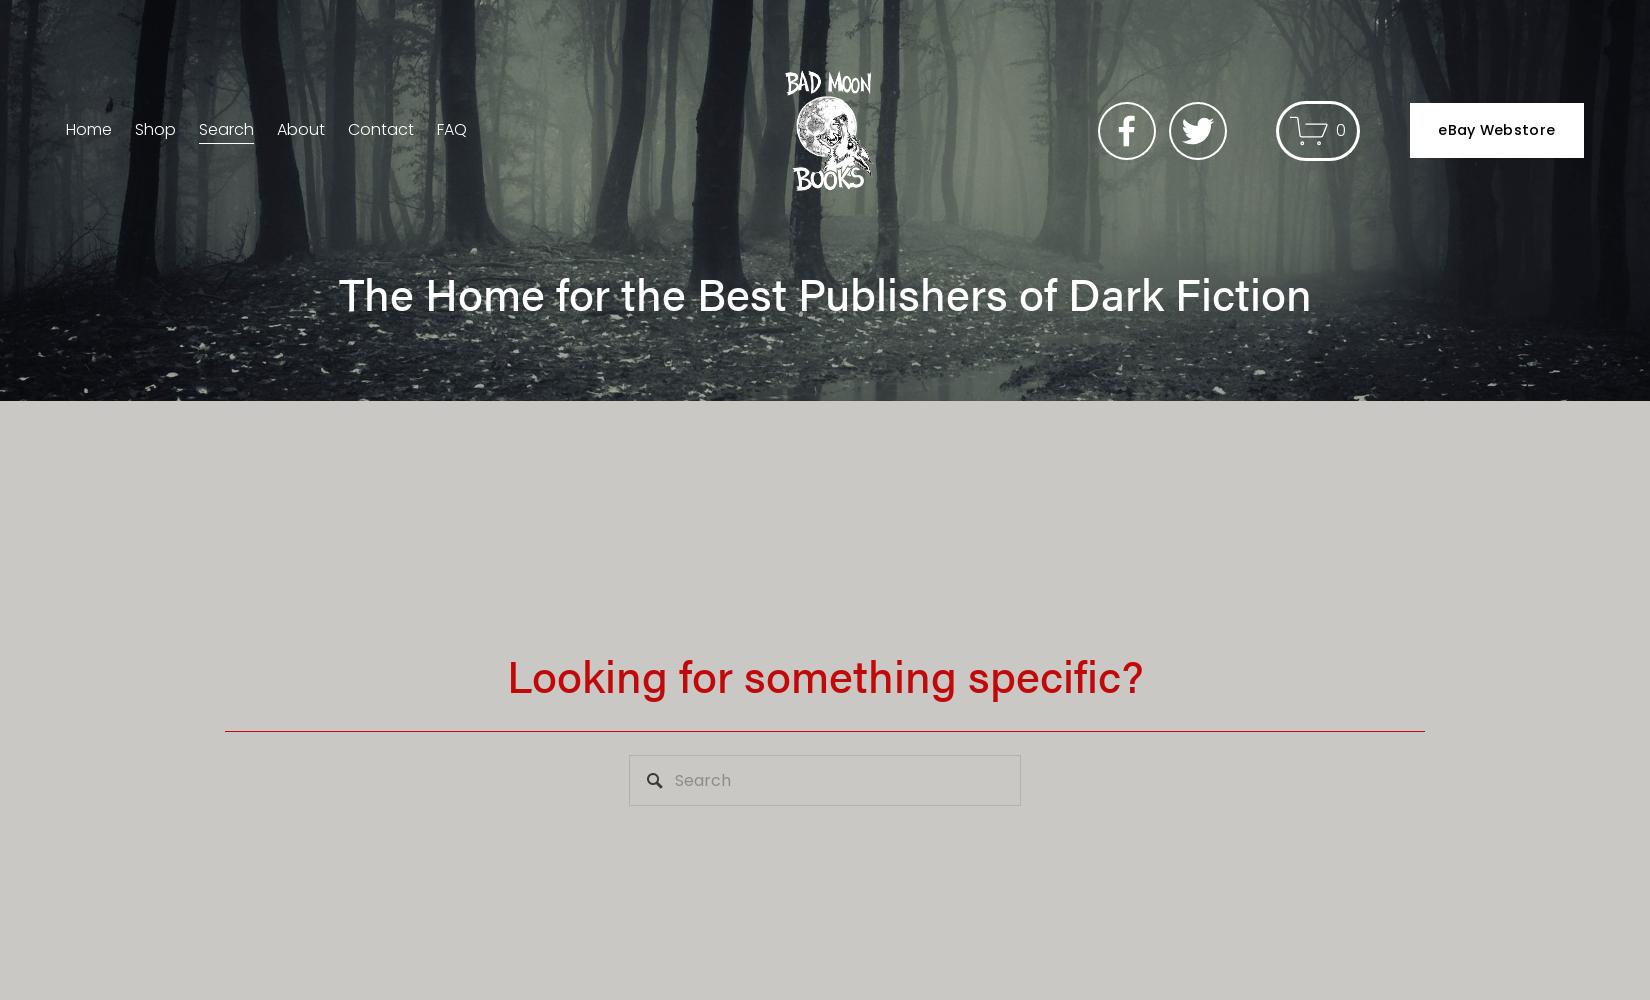  I want to click on '0', so click(1339, 129).